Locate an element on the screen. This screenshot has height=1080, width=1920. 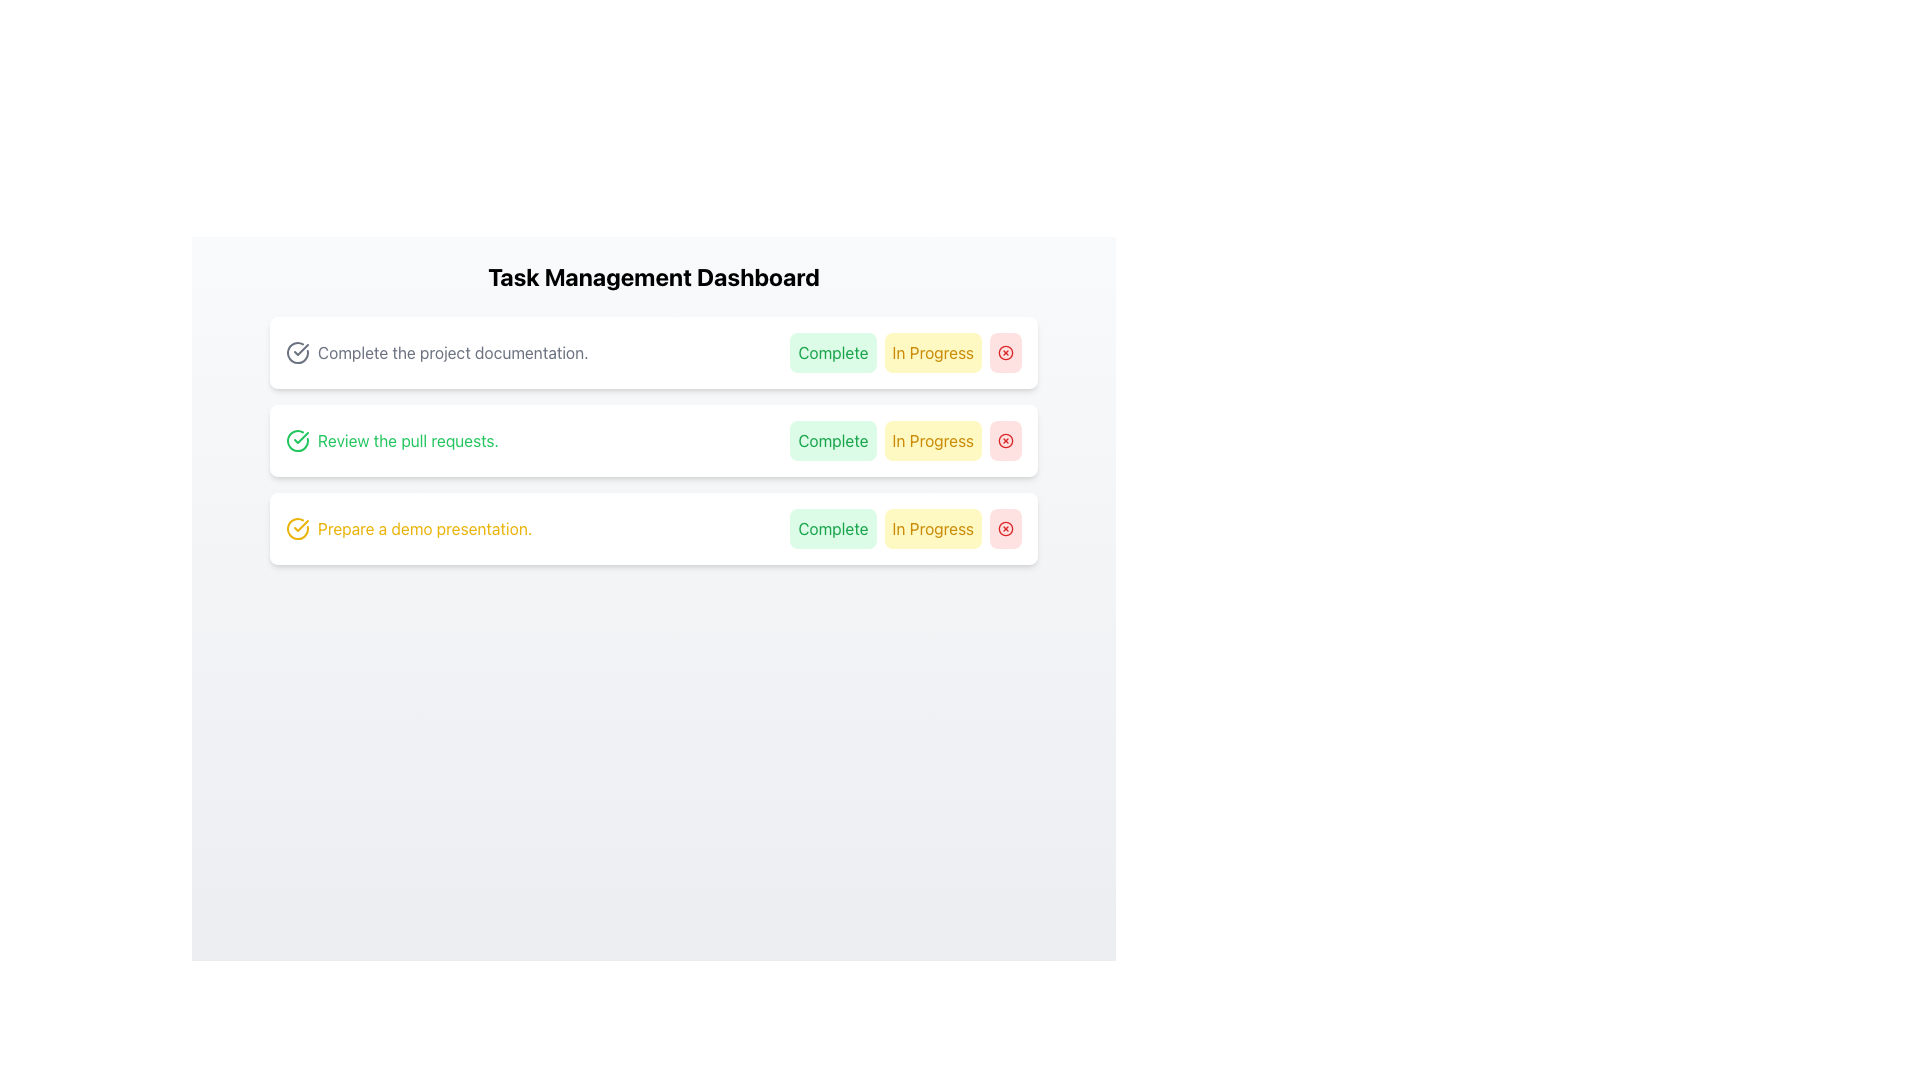
the red circular button with a cross inside, located to the far right of the third task entry in the task dashboard is located at coordinates (1006, 439).